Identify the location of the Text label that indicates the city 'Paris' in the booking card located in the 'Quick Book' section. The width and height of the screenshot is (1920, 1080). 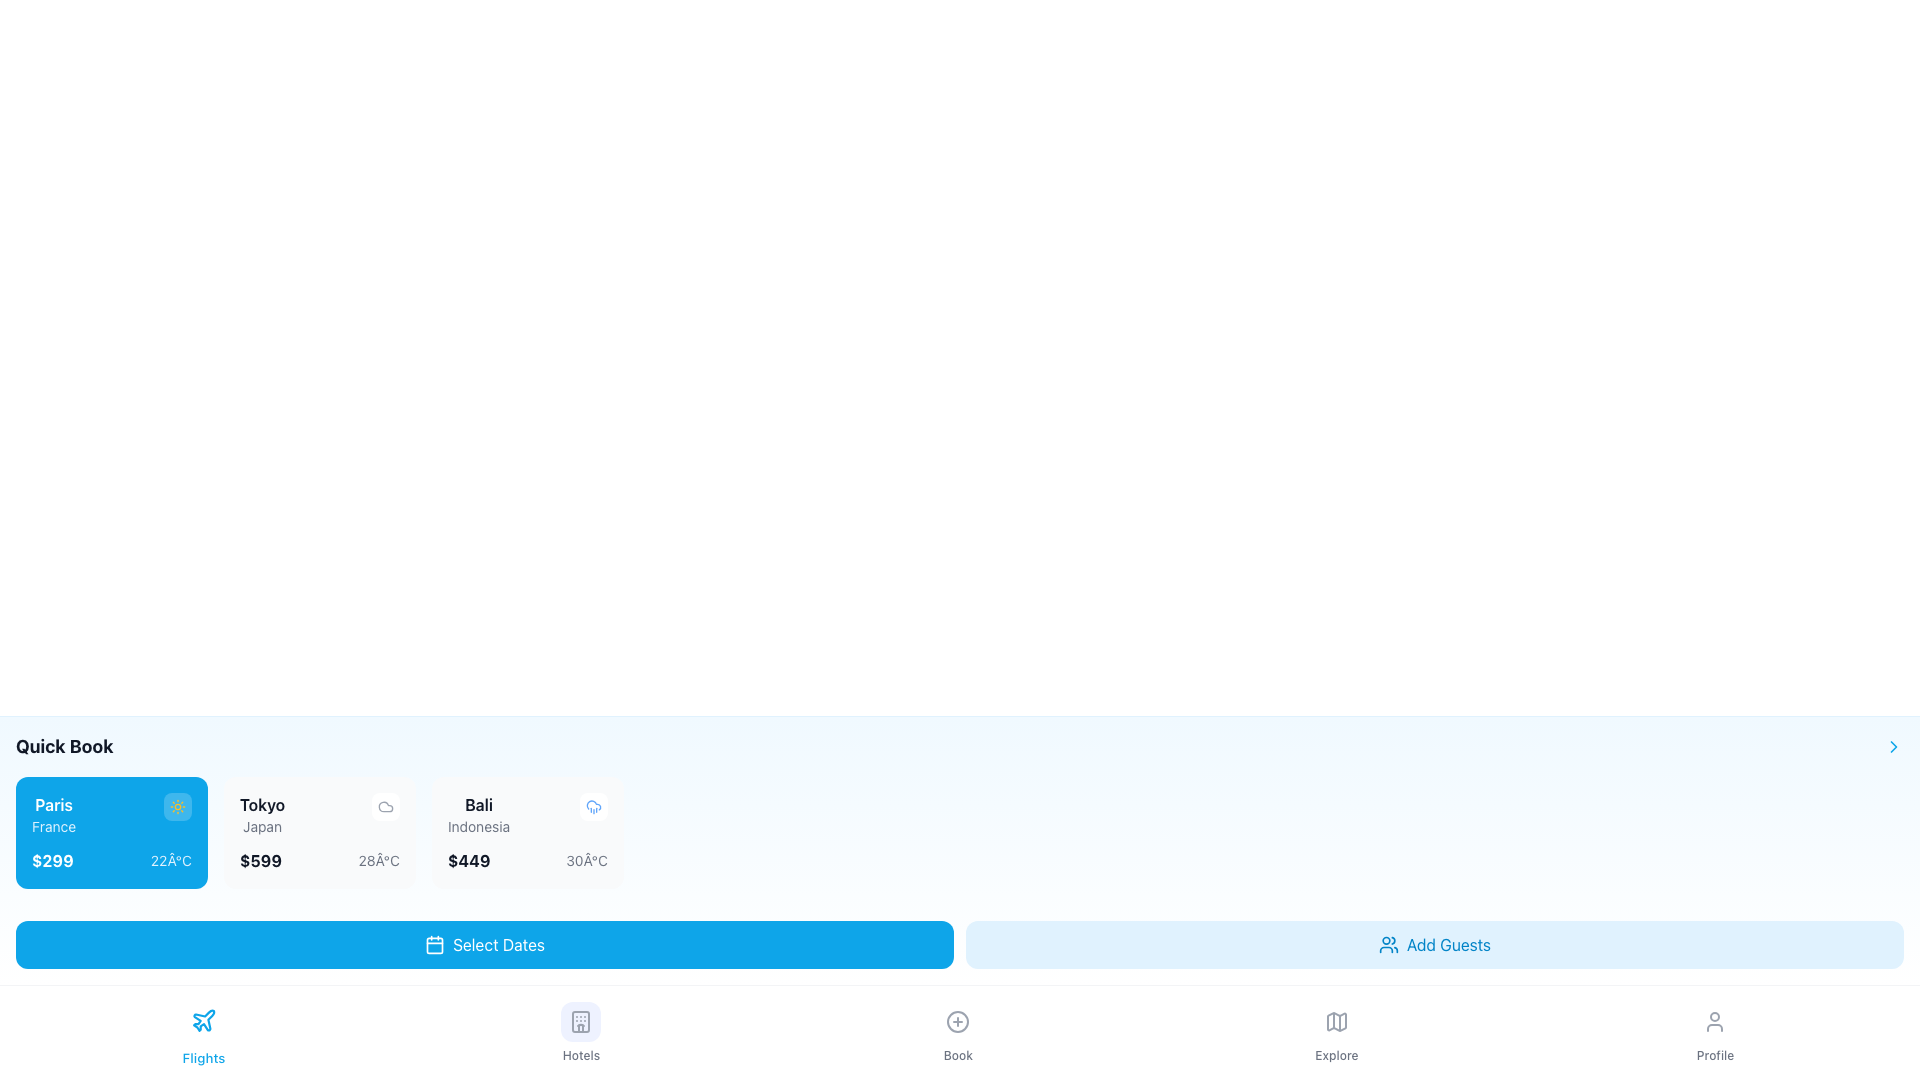
(54, 804).